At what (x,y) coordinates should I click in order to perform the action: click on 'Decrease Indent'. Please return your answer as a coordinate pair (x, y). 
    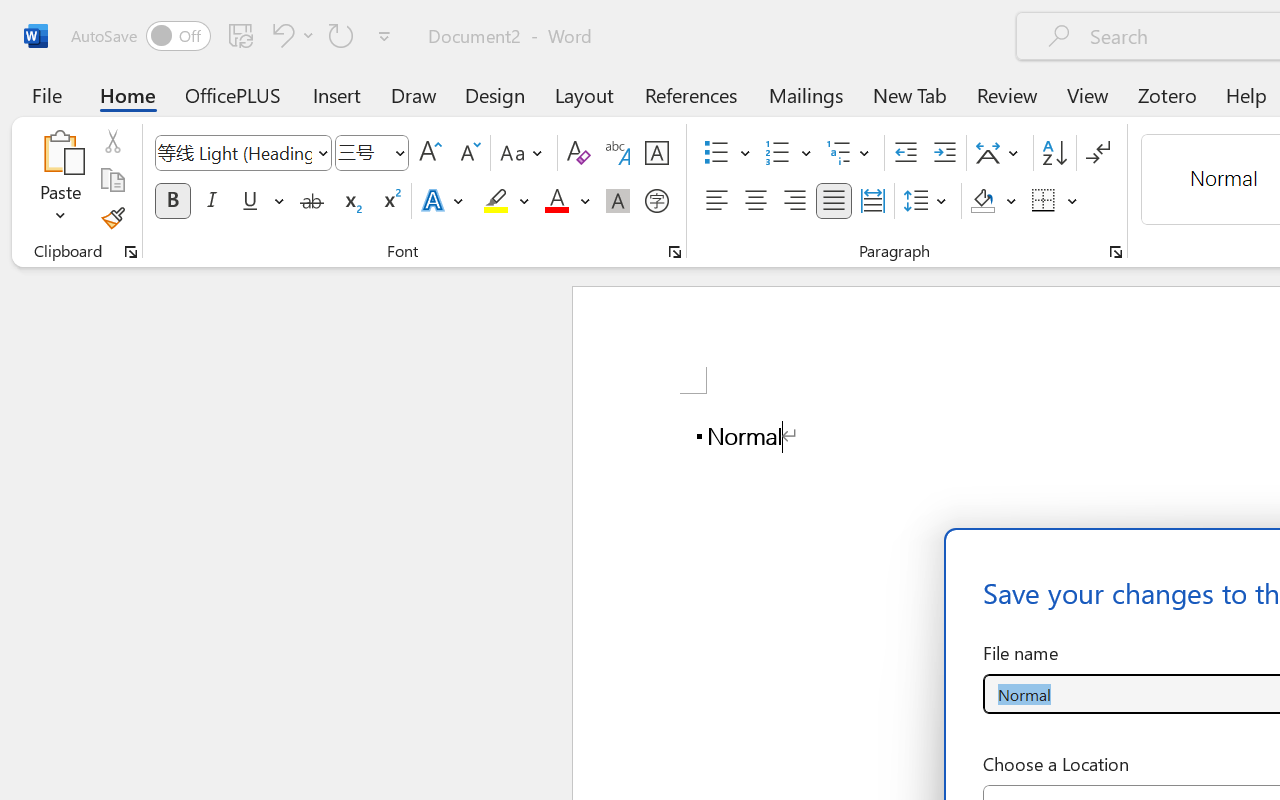
    Looking at the image, I should click on (905, 153).